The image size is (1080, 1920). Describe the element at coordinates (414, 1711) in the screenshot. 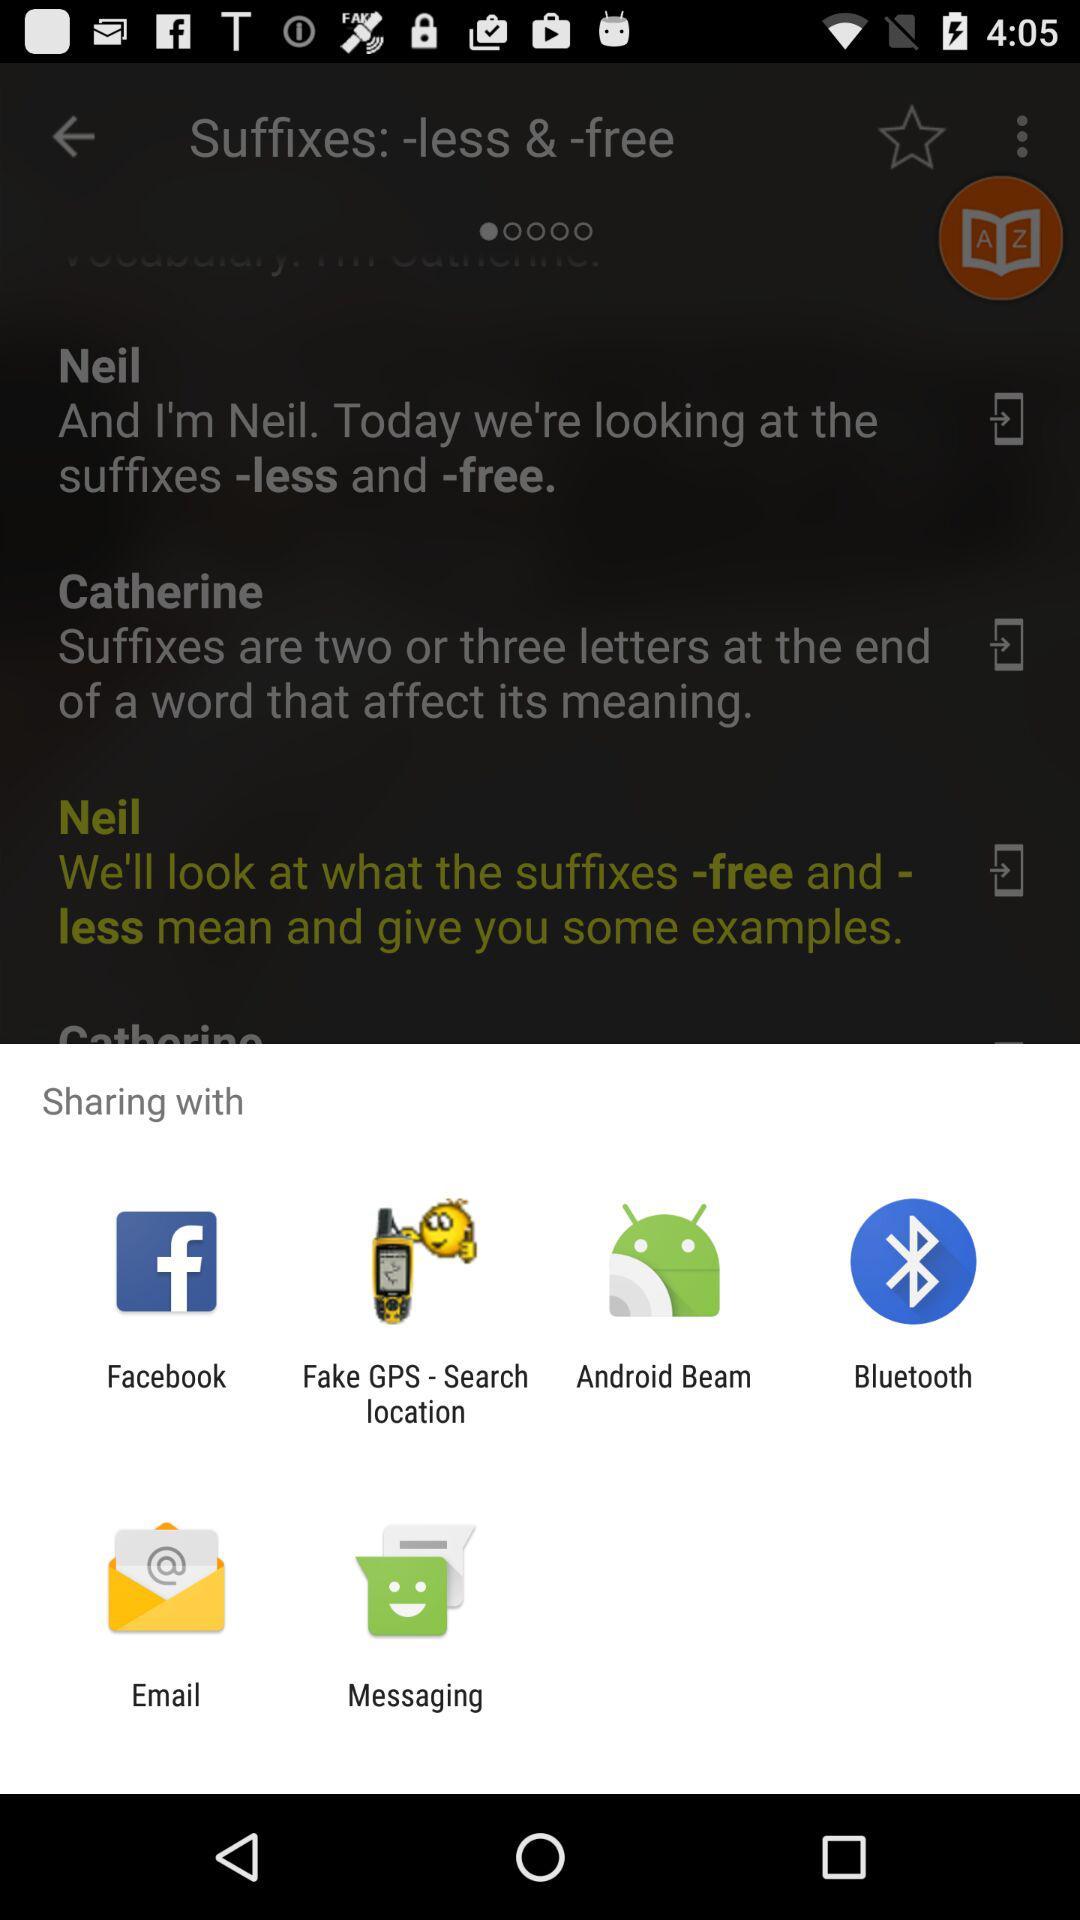

I see `messaging app` at that location.